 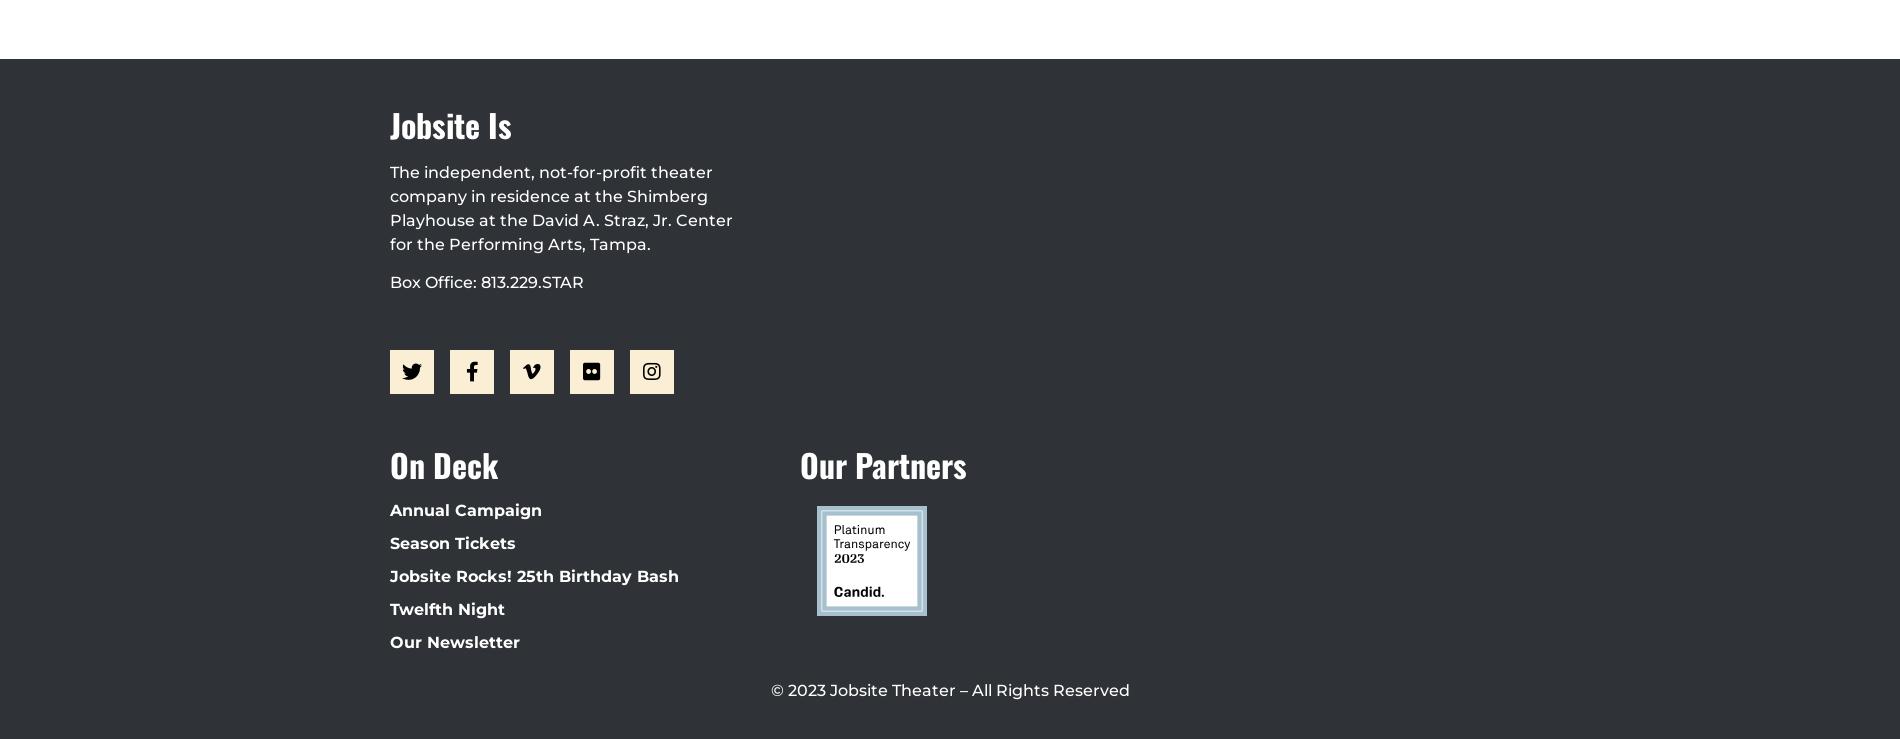 I want to click on 'Box Office: 813.229.STAR', so click(x=389, y=281).